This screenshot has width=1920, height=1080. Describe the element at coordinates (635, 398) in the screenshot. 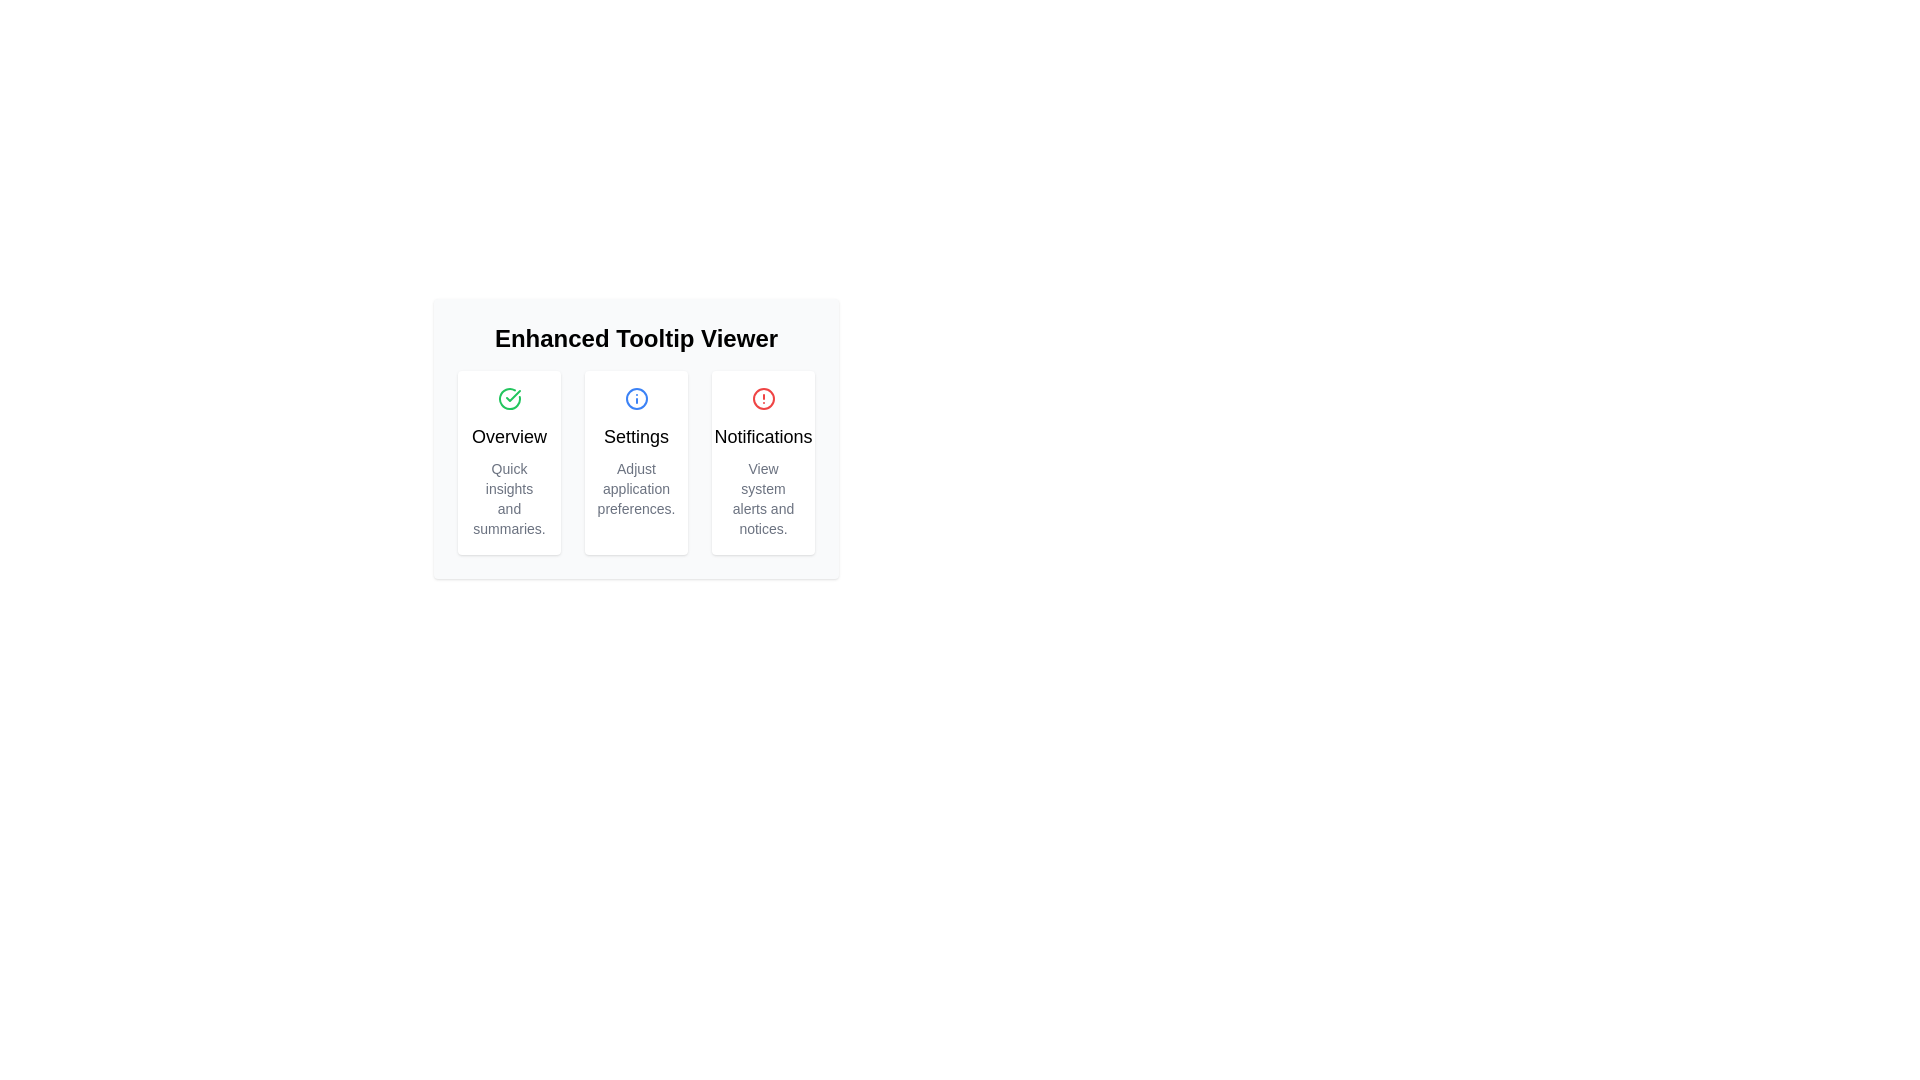

I see `the informational icon within the 'Settings' card` at that location.